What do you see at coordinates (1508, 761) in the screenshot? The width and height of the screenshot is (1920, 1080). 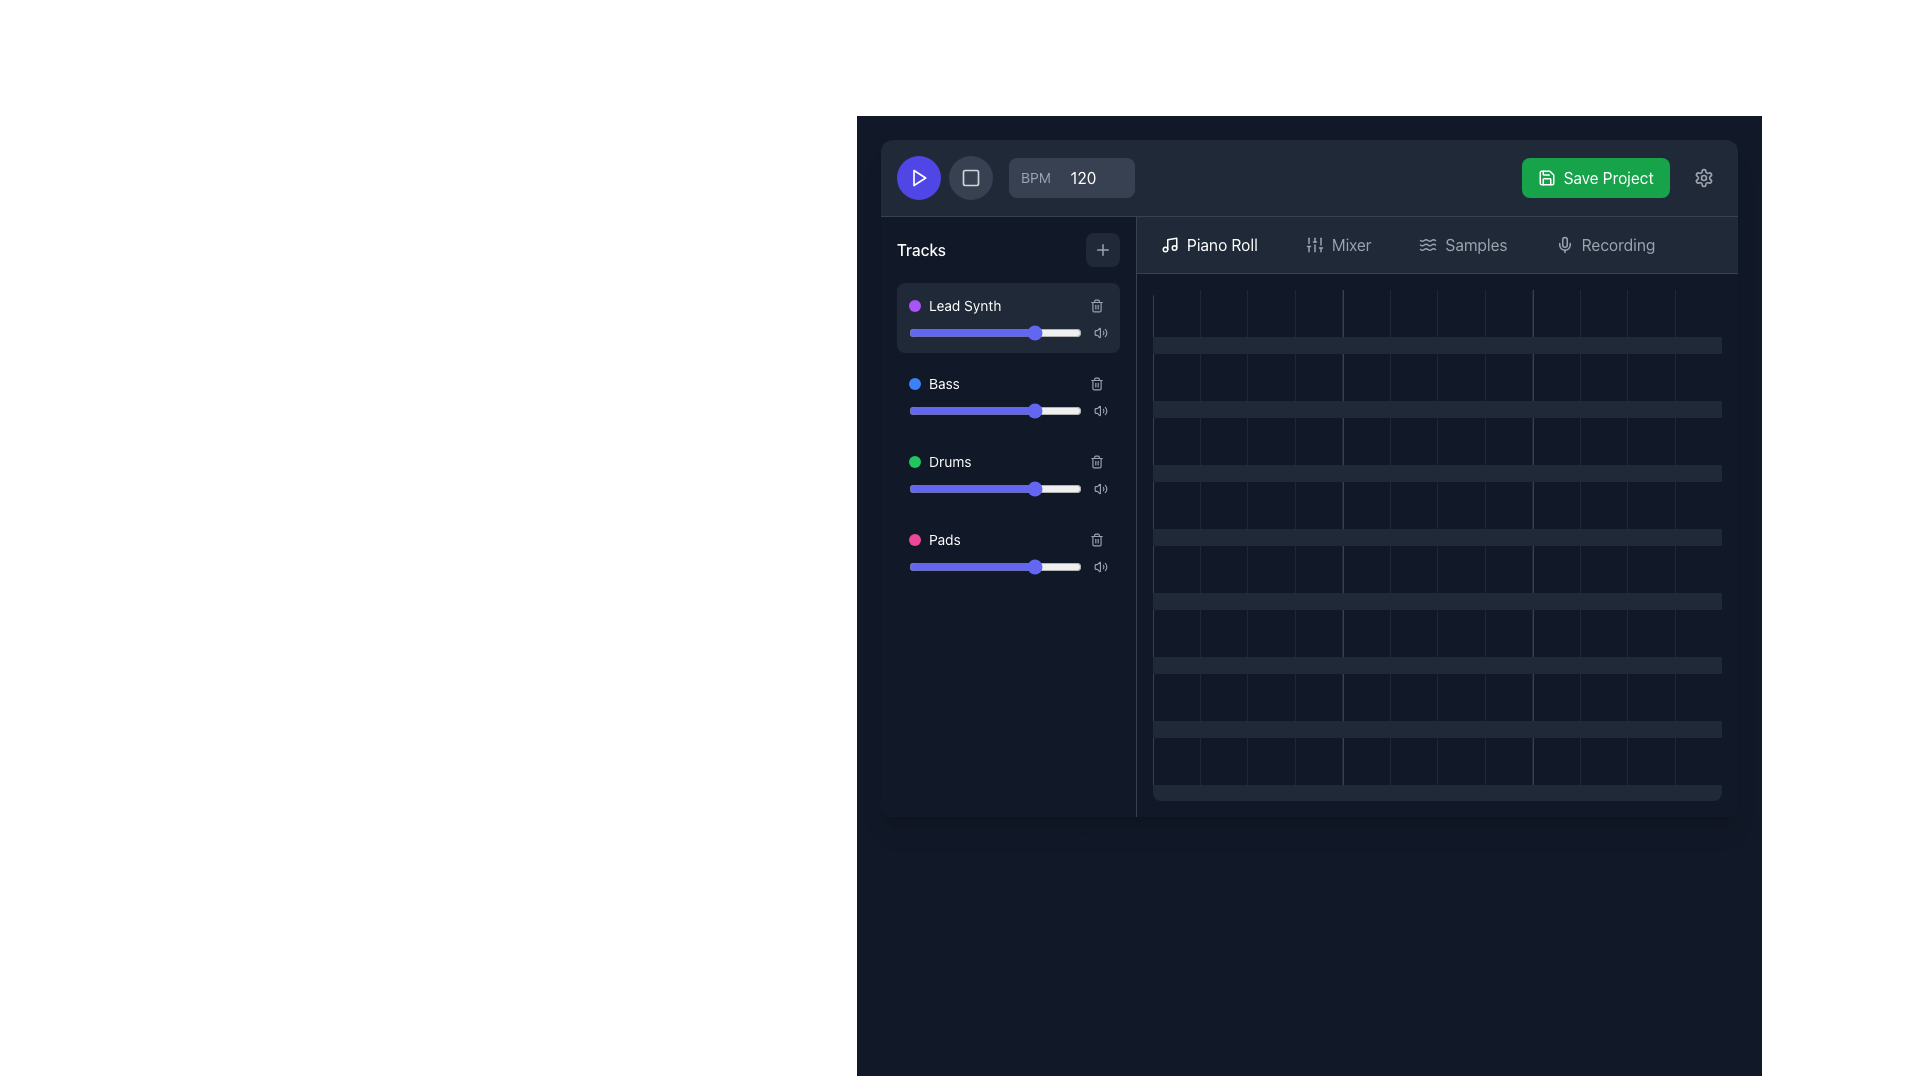 I see `the interactive grid cell located in the bottom row, eighth column from the left, which serves as a visual placeholder or toggle within the grid structure` at bounding box center [1508, 761].